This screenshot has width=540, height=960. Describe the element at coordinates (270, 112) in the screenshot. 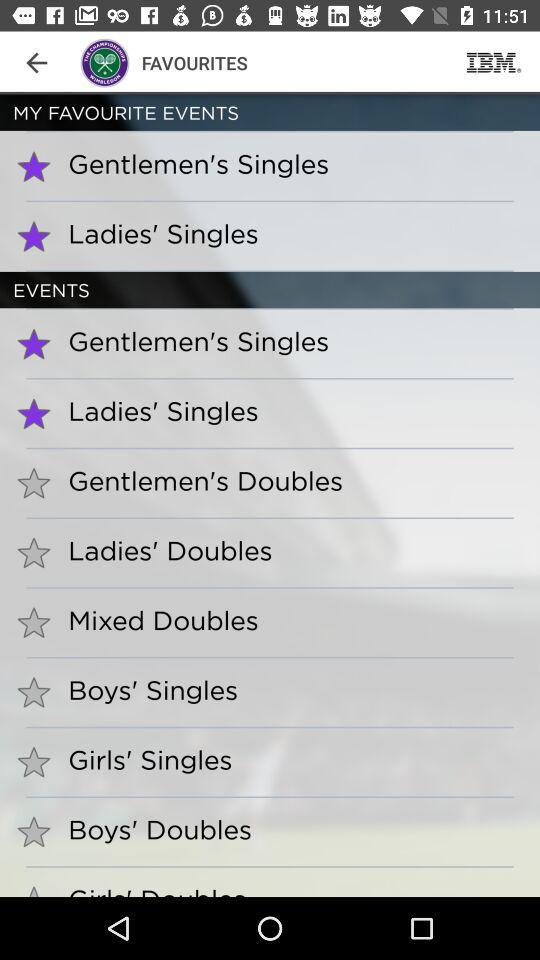

I see `my favourite events item` at that location.